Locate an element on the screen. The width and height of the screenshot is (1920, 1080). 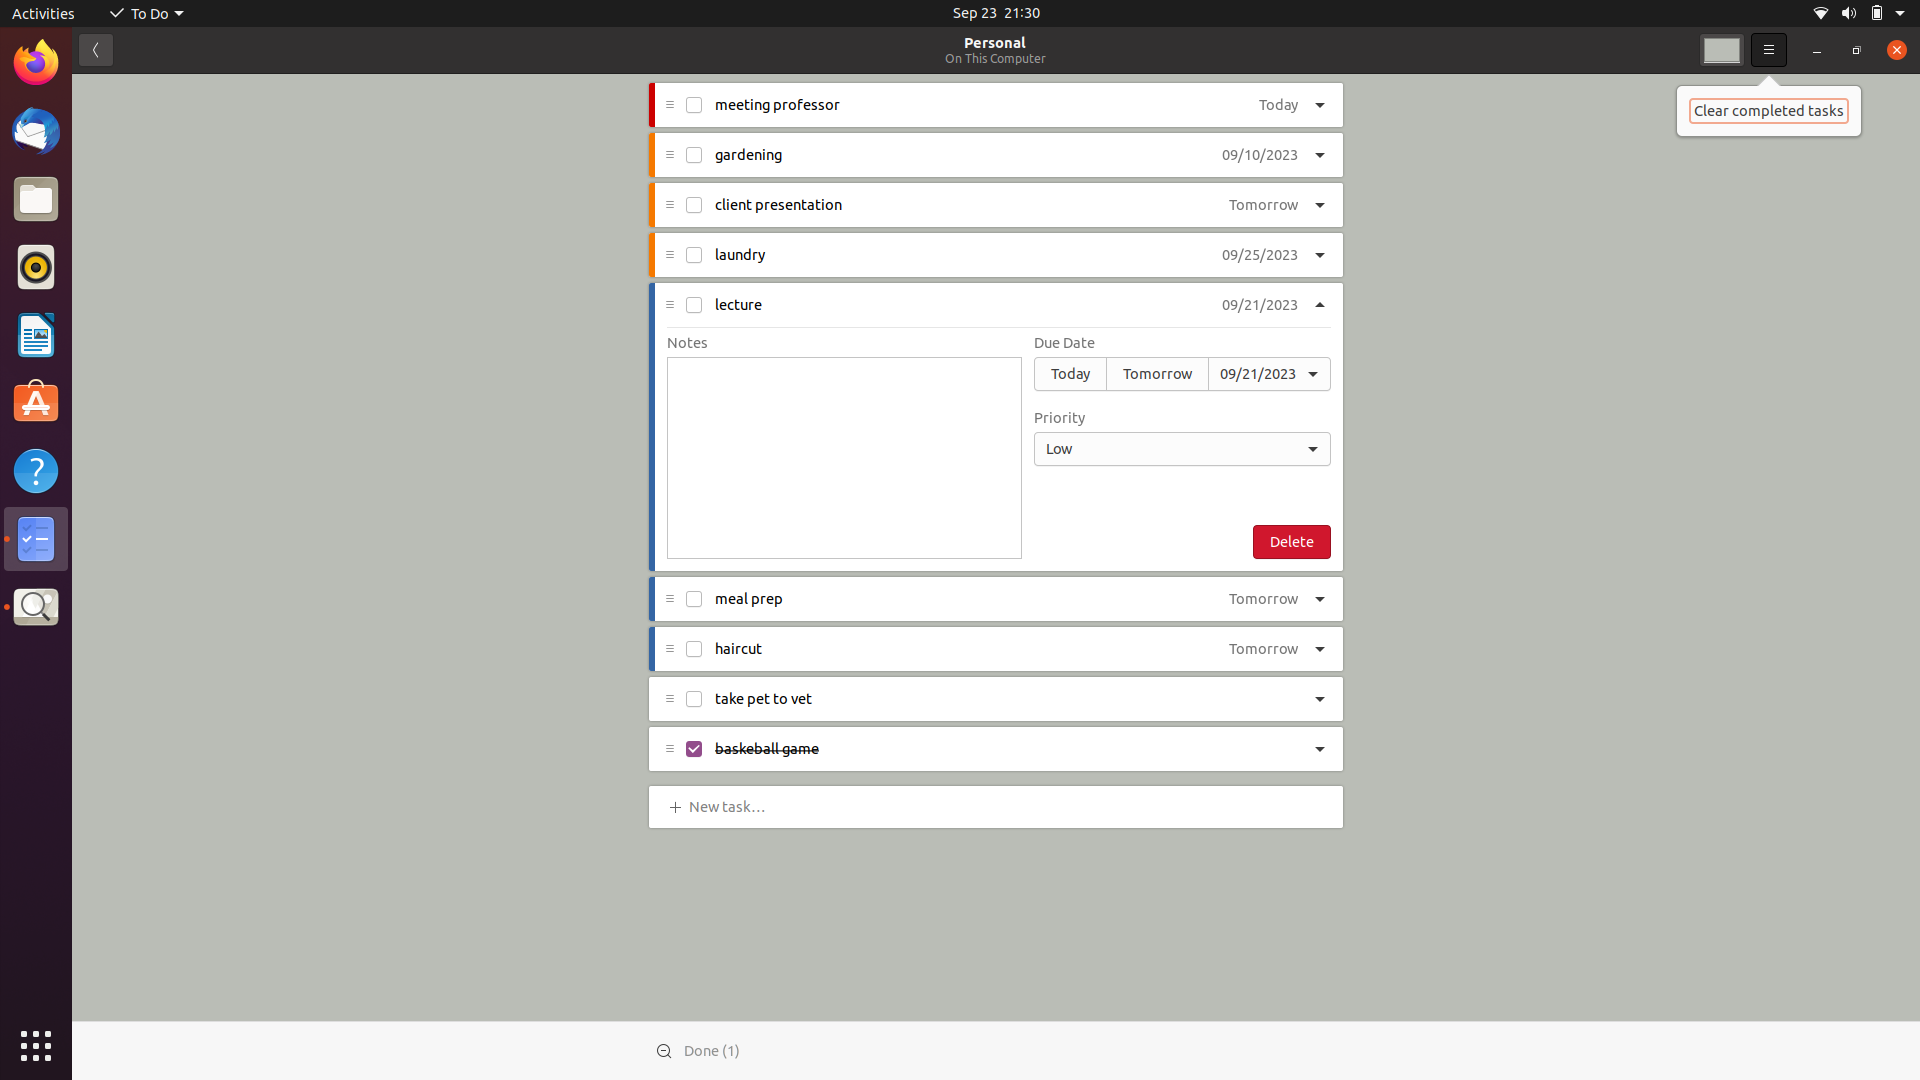
Add "cooking" task is located at coordinates (730, 804).